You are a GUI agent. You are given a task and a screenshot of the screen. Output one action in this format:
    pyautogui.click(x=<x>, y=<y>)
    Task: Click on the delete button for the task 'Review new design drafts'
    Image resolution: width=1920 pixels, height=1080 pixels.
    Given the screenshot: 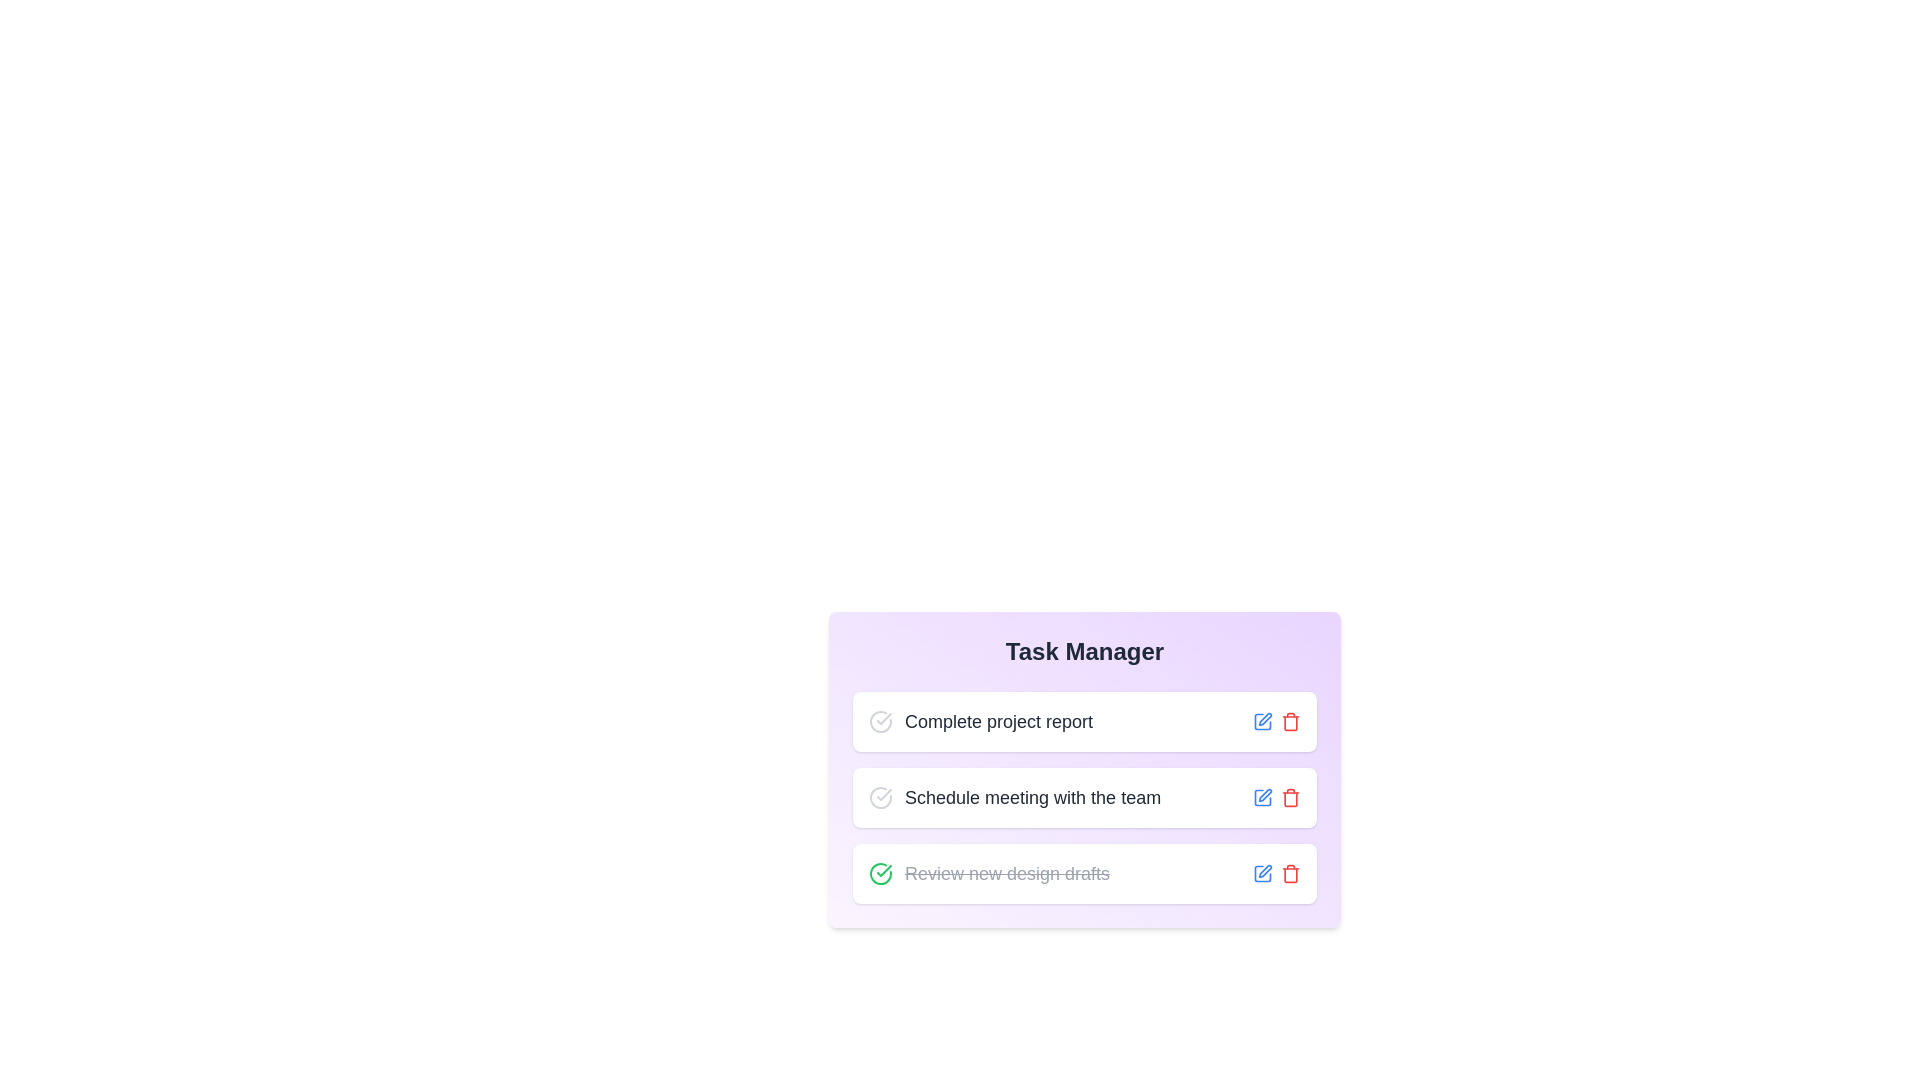 What is the action you would take?
    pyautogui.click(x=1291, y=873)
    